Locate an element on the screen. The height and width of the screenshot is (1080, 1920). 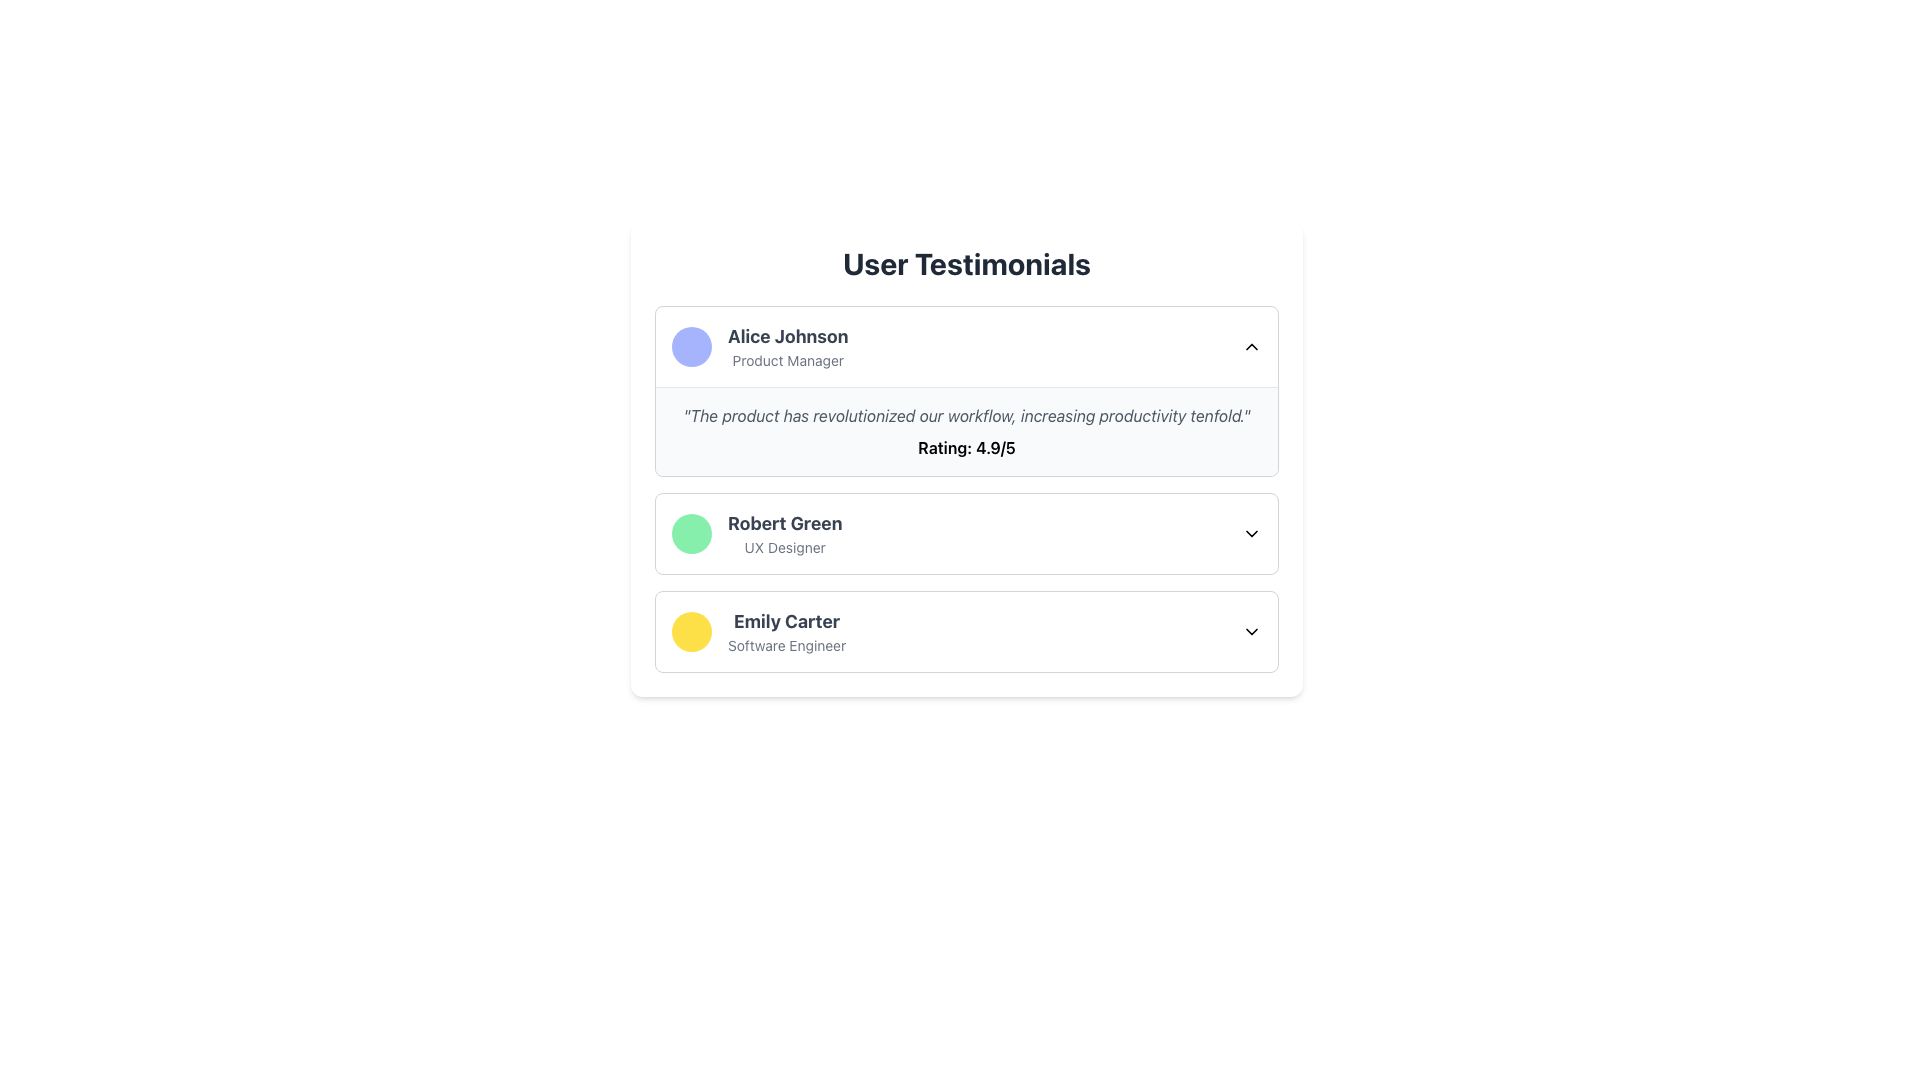
the circular avatar with a light indigo background located at the top-left corner of the testimonial card for 'Alice Johnson' is located at coordinates (691, 346).